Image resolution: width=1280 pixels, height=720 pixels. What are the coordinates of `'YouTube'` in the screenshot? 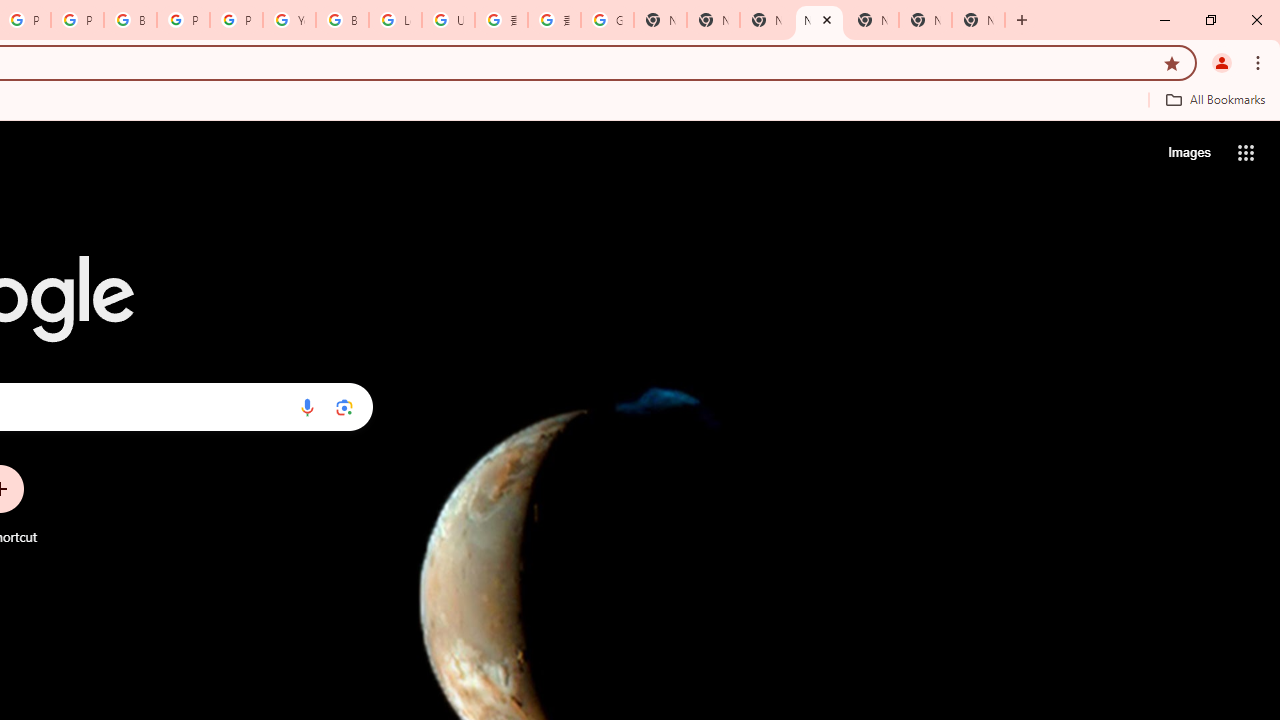 It's located at (288, 20).